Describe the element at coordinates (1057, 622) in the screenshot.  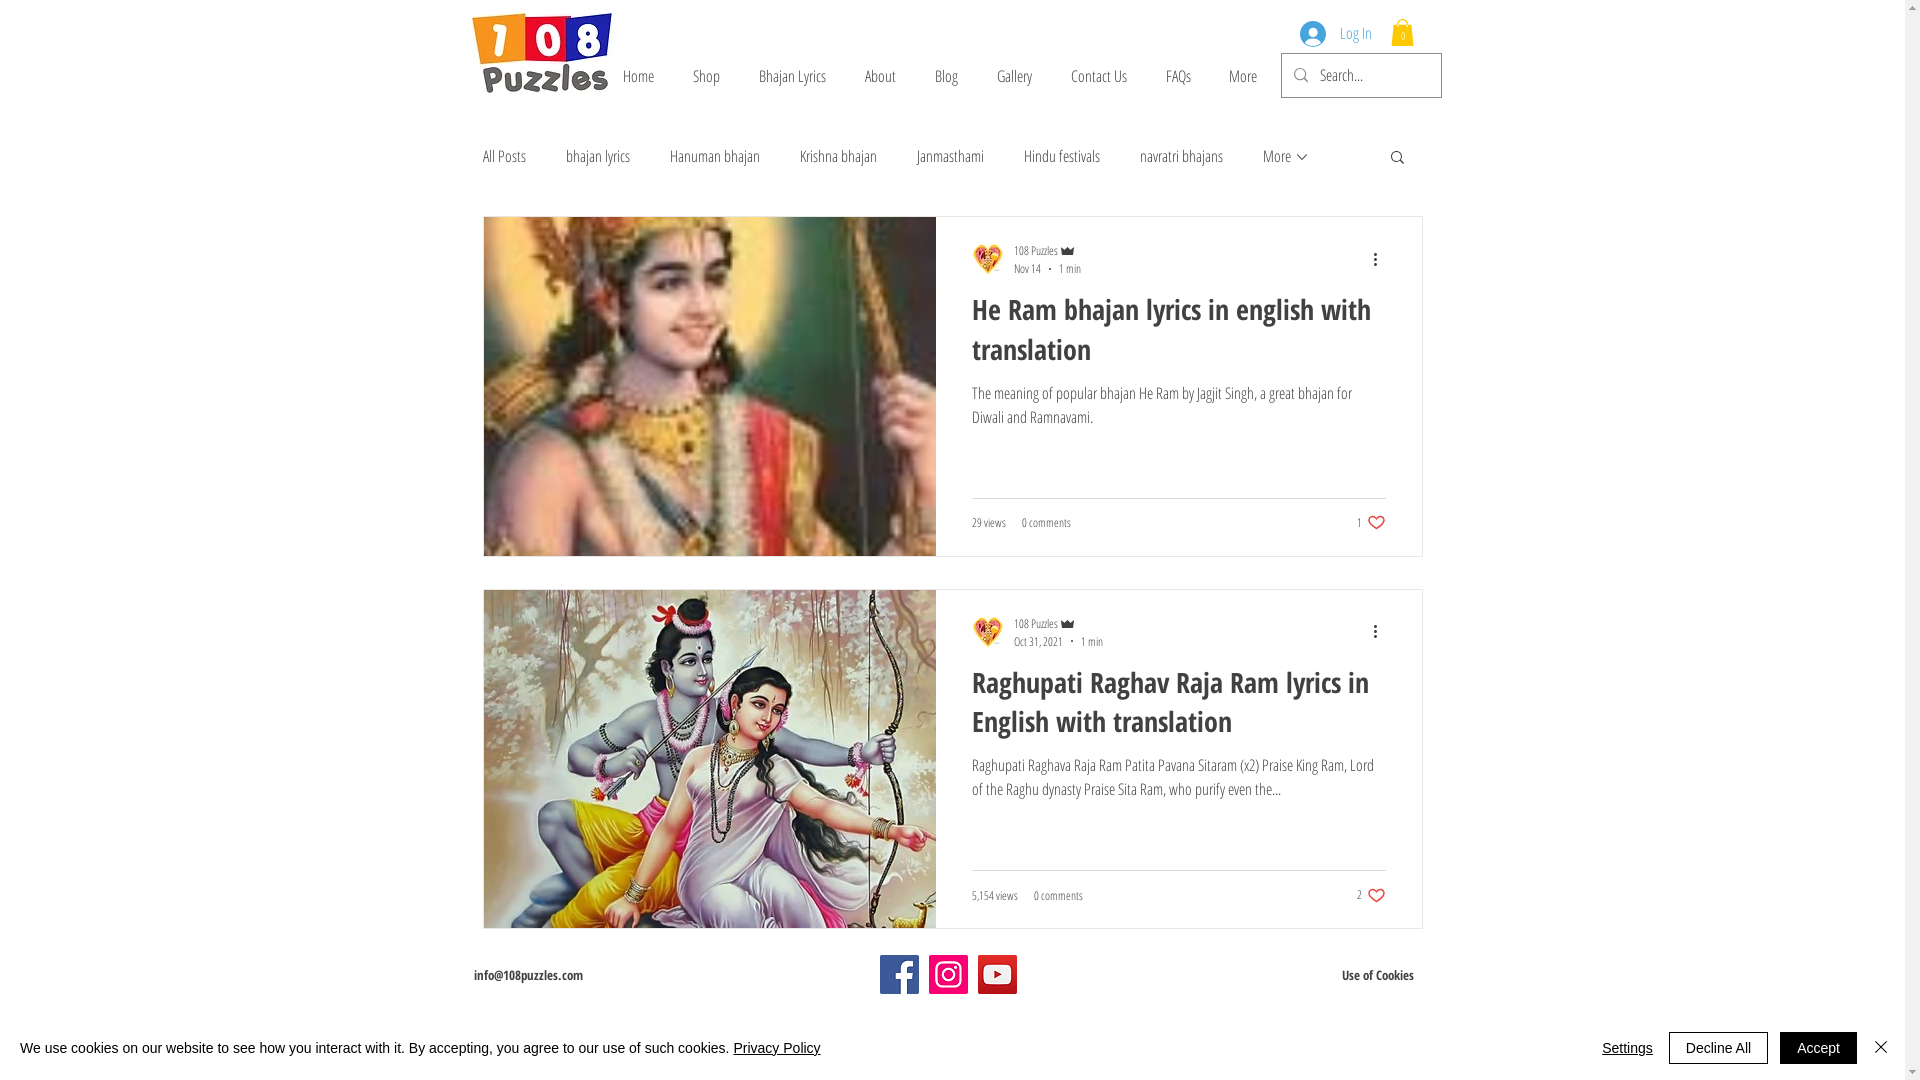
I see `'108 Puzzles'` at that location.